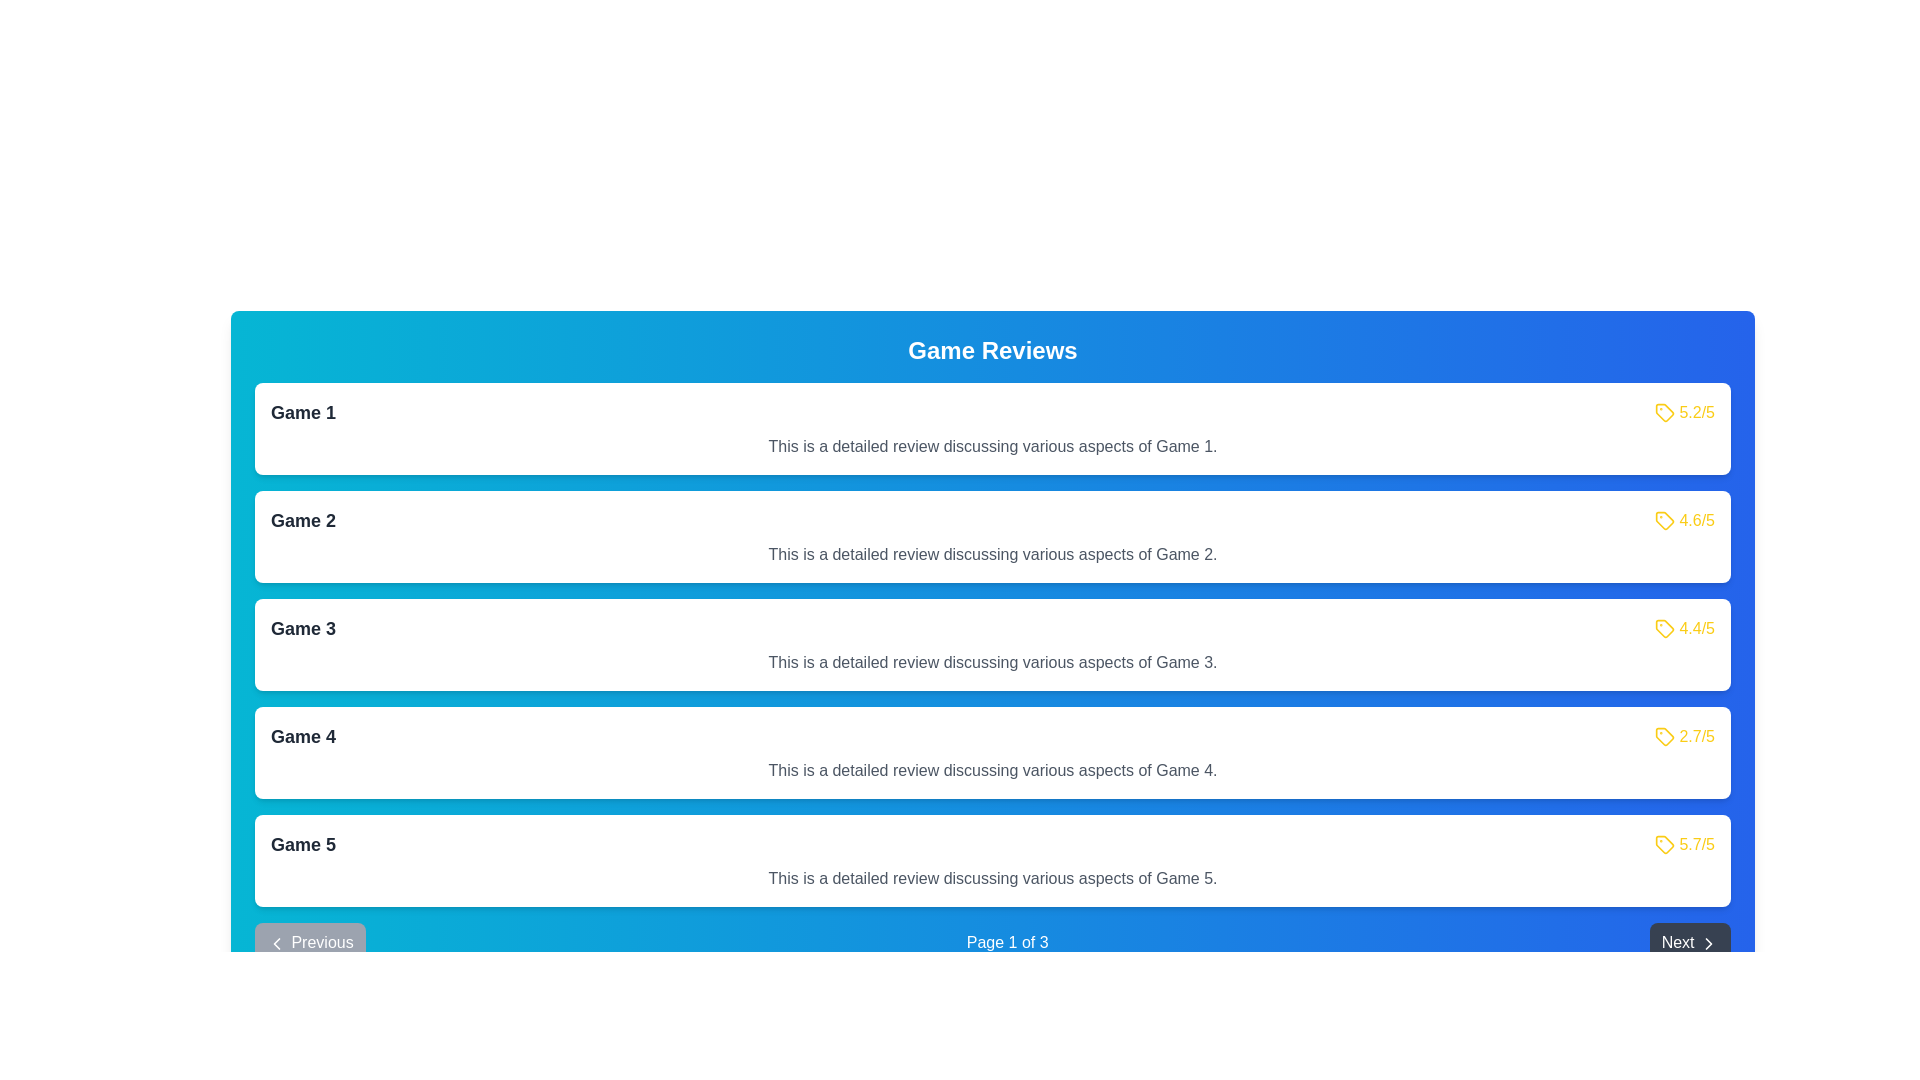 The height and width of the screenshot is (1080, 1920). Describe the element at coordinates (1684, 844) in the screenshot. I see `rating value from the compact rating label displaying '5.7/5' with a yellow tag-shaped icon, located on the last row of game reviews aligned to the right alongside 'Game 5'` at that location.